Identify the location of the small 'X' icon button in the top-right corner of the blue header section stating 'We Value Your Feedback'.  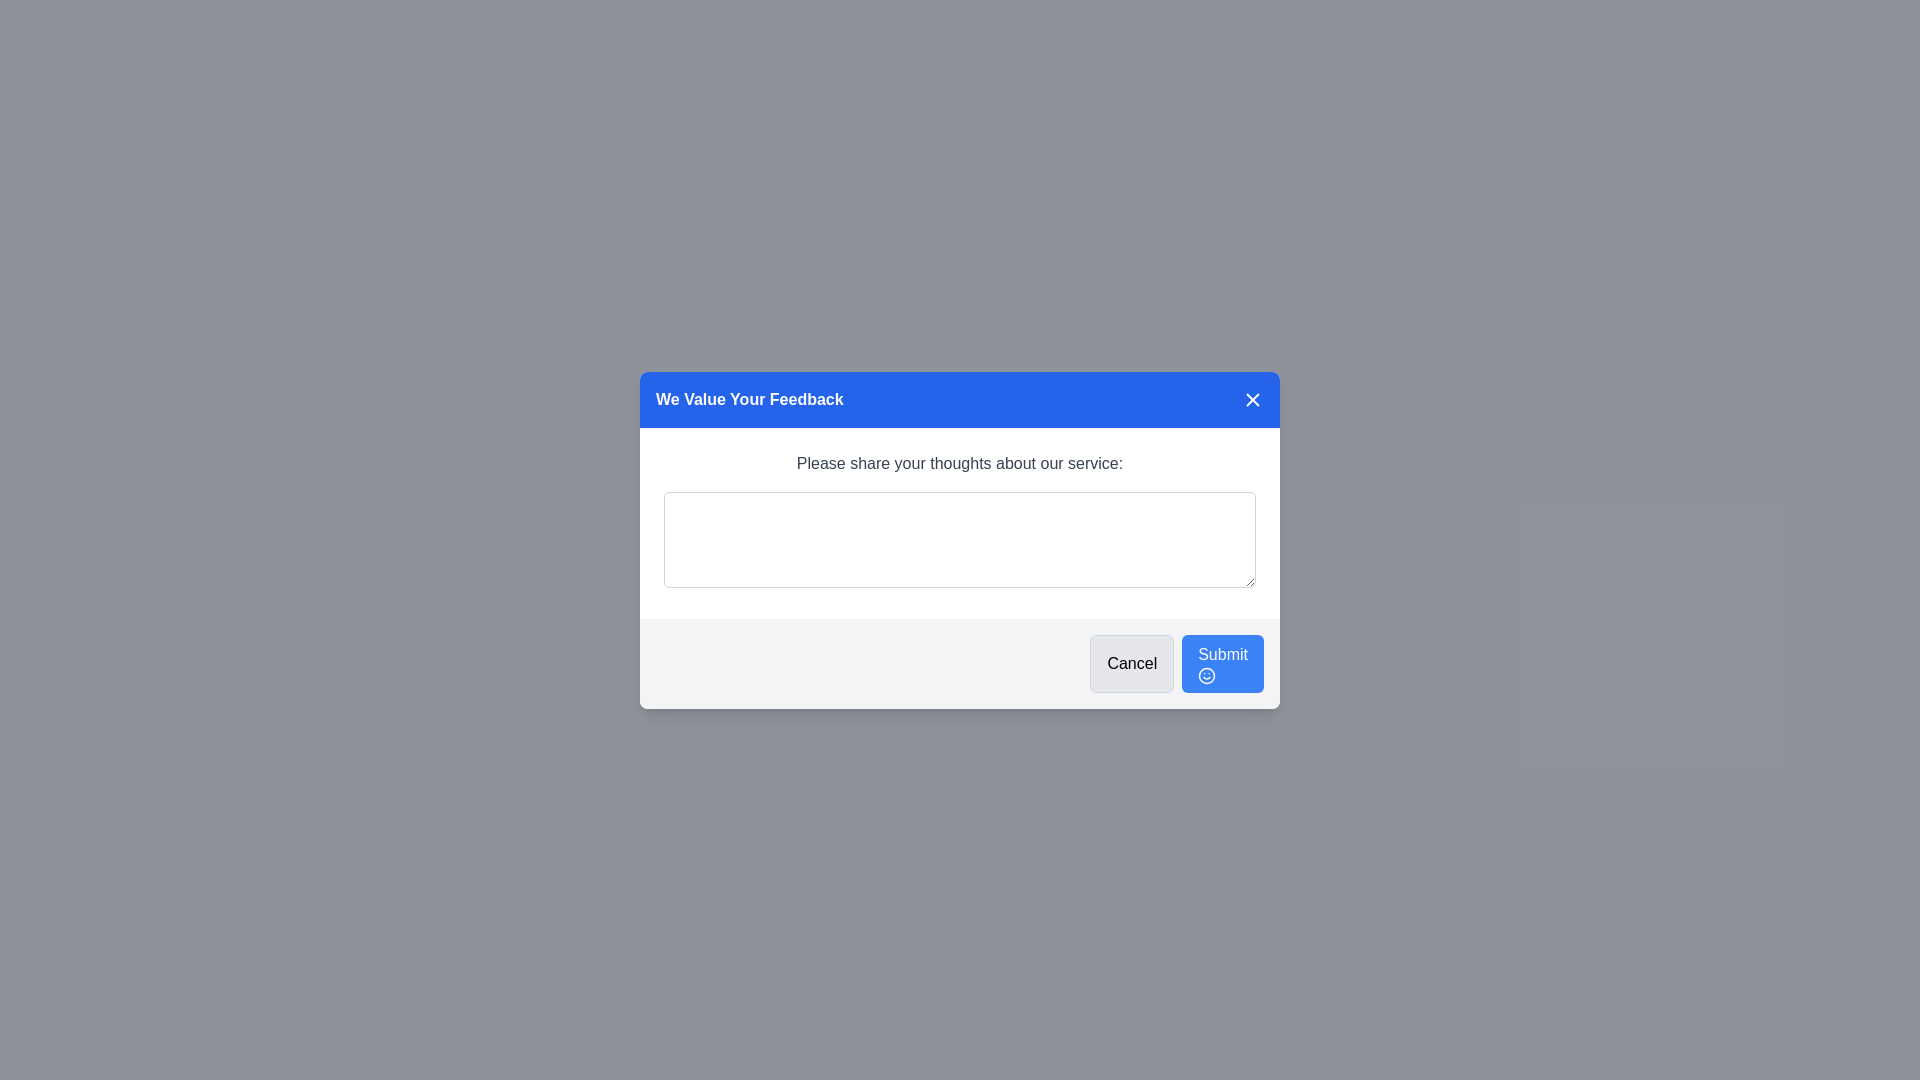
(1251, 399).